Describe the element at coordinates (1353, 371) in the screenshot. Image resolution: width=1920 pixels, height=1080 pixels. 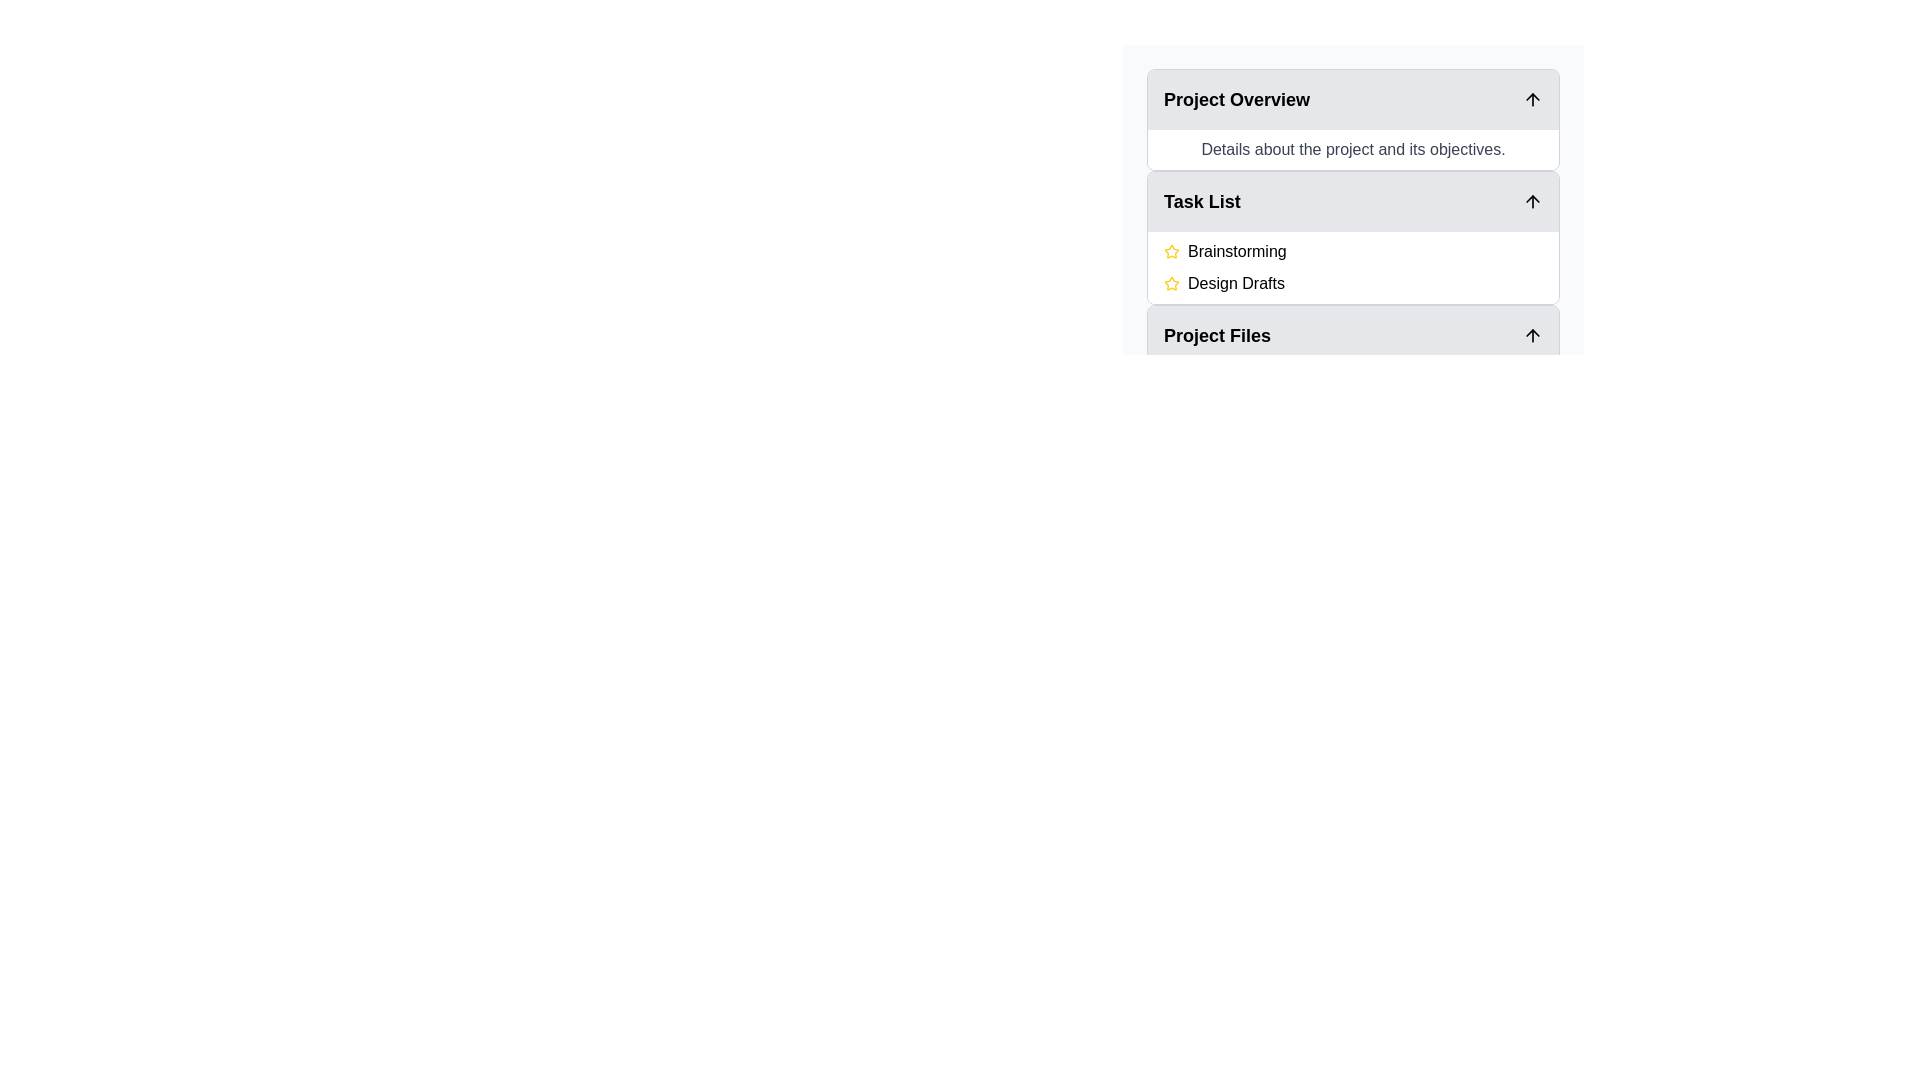
I see `the filenames in the 'Project Files' Collapsible panel` at that location.